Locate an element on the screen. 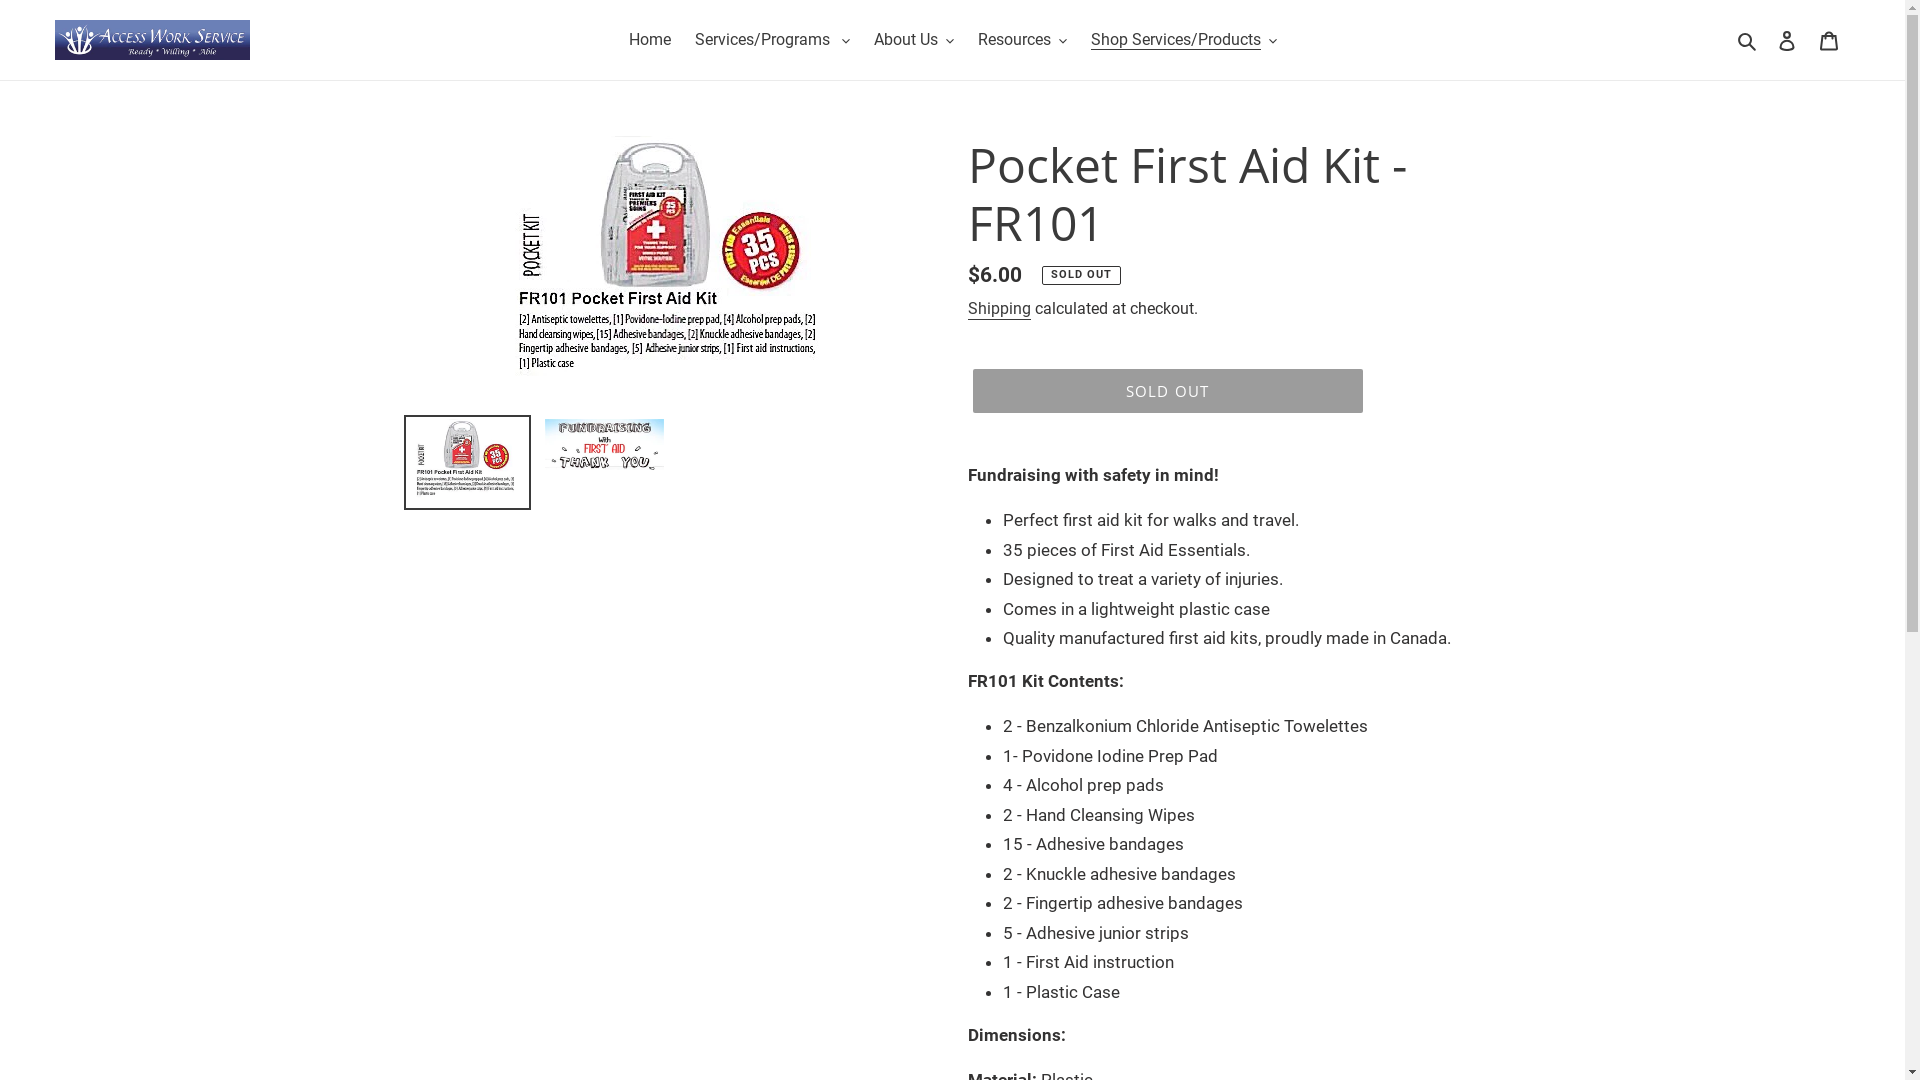 This screenshot has height=1080, width=1920. 'Cart' is located at coordinates (1808, 39).